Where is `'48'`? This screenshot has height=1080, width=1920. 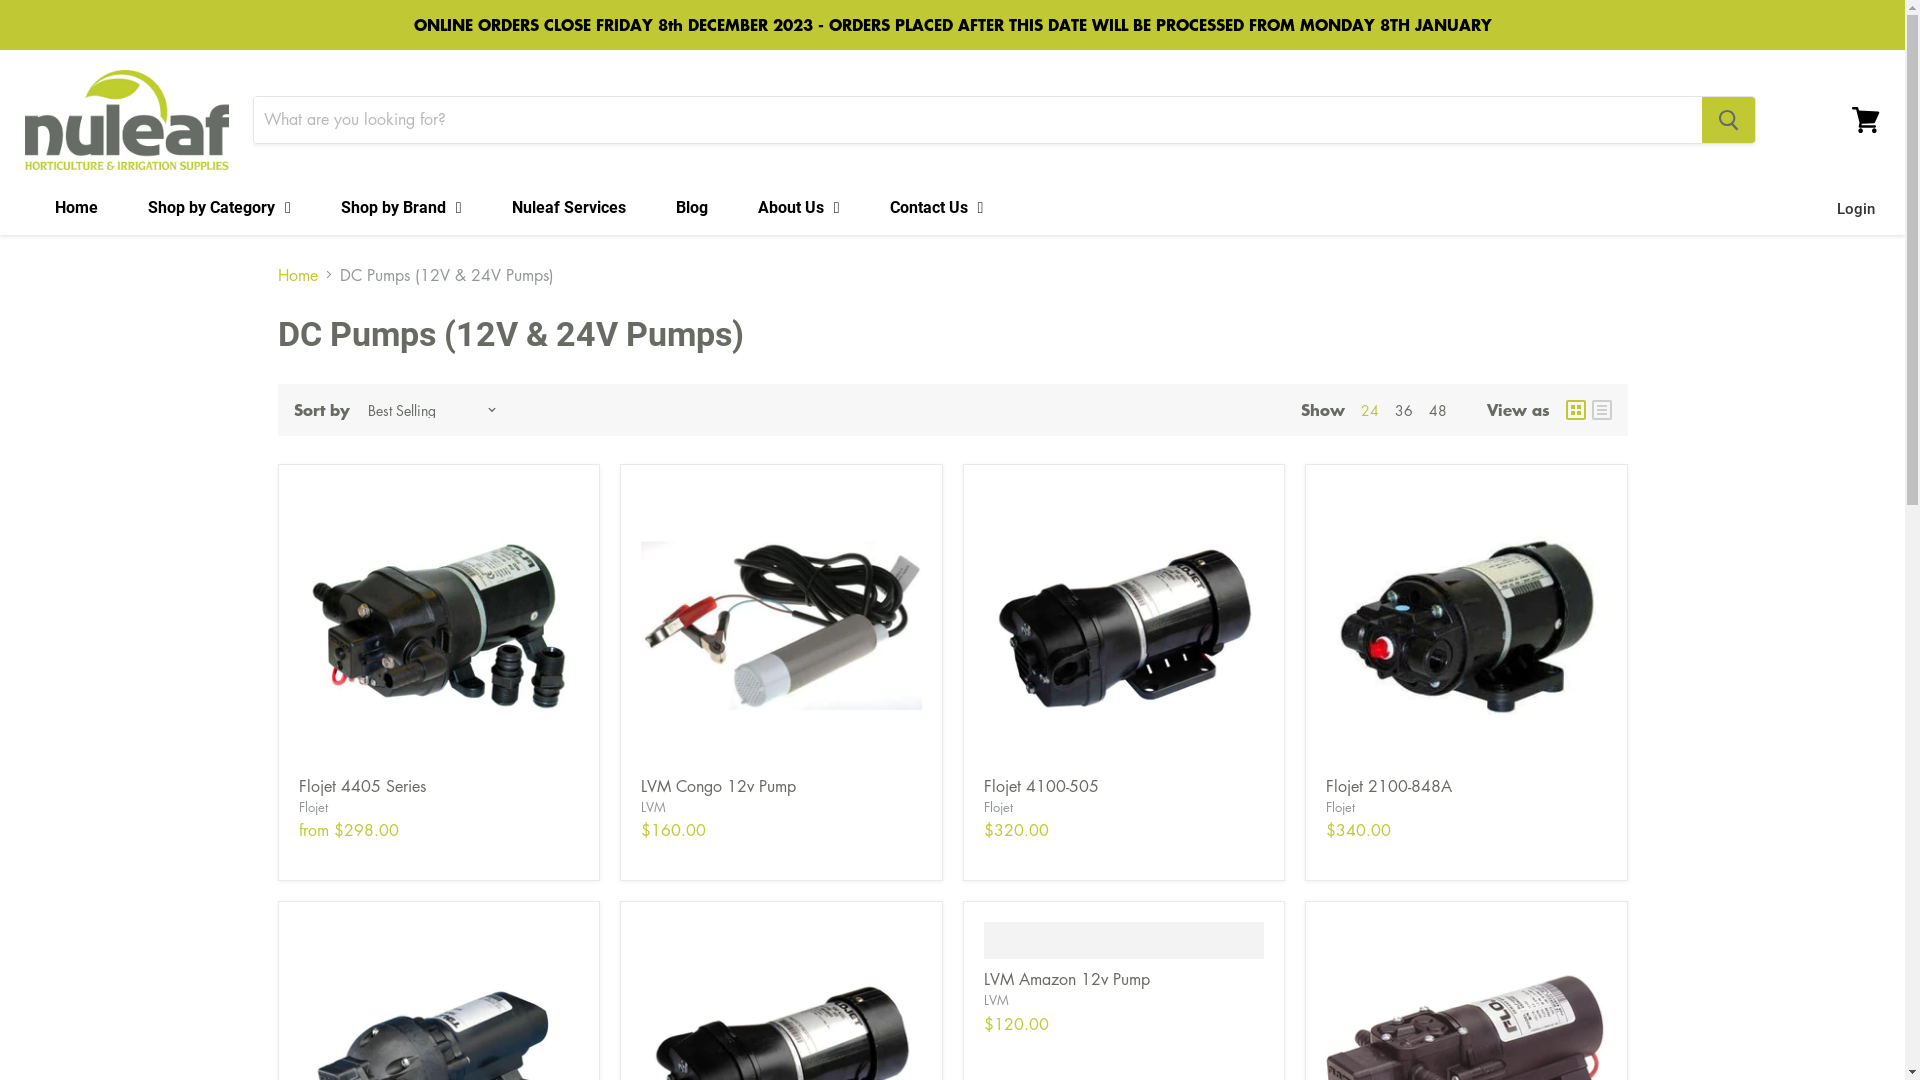
'48' is located at coordinates (1435, 408).